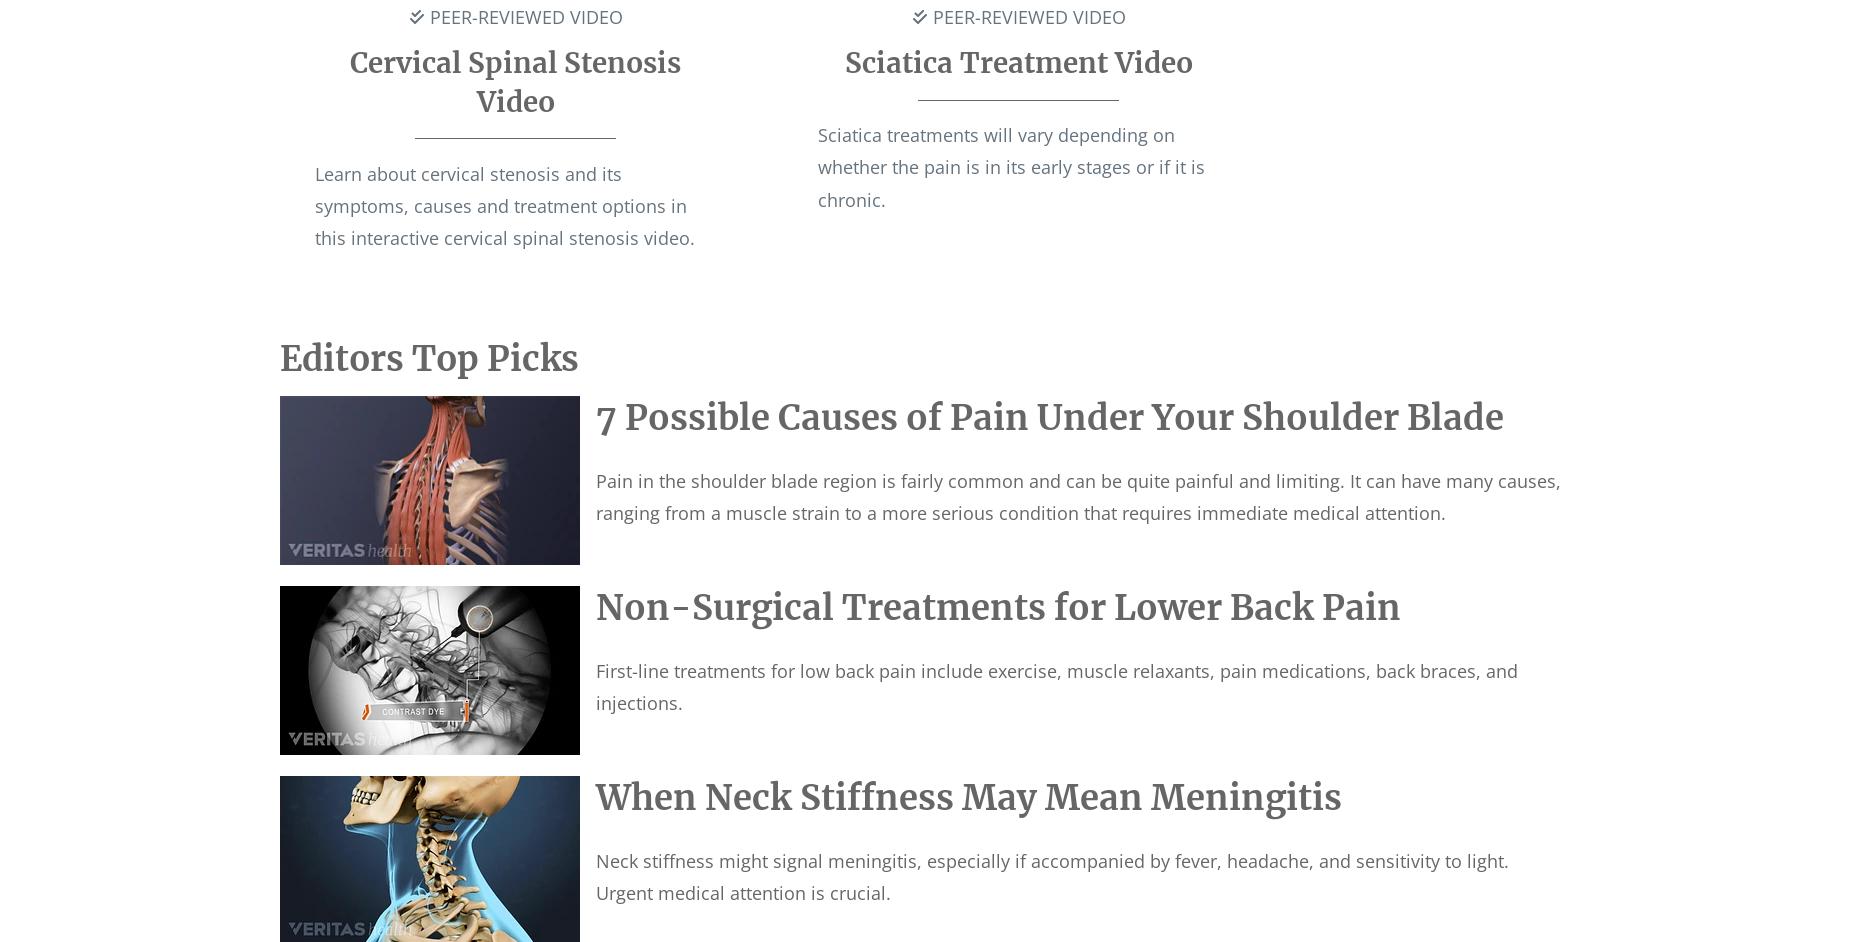 This screenshot has width=1850, height=942. Describe the element at coordinates (1051, 876) in the screenshot. I see `'Neck stiffness might signal meningitis, especially if accompanied by fever, headache, and sensitivity to light. Urgent medical attention is crucial.'` at that location.